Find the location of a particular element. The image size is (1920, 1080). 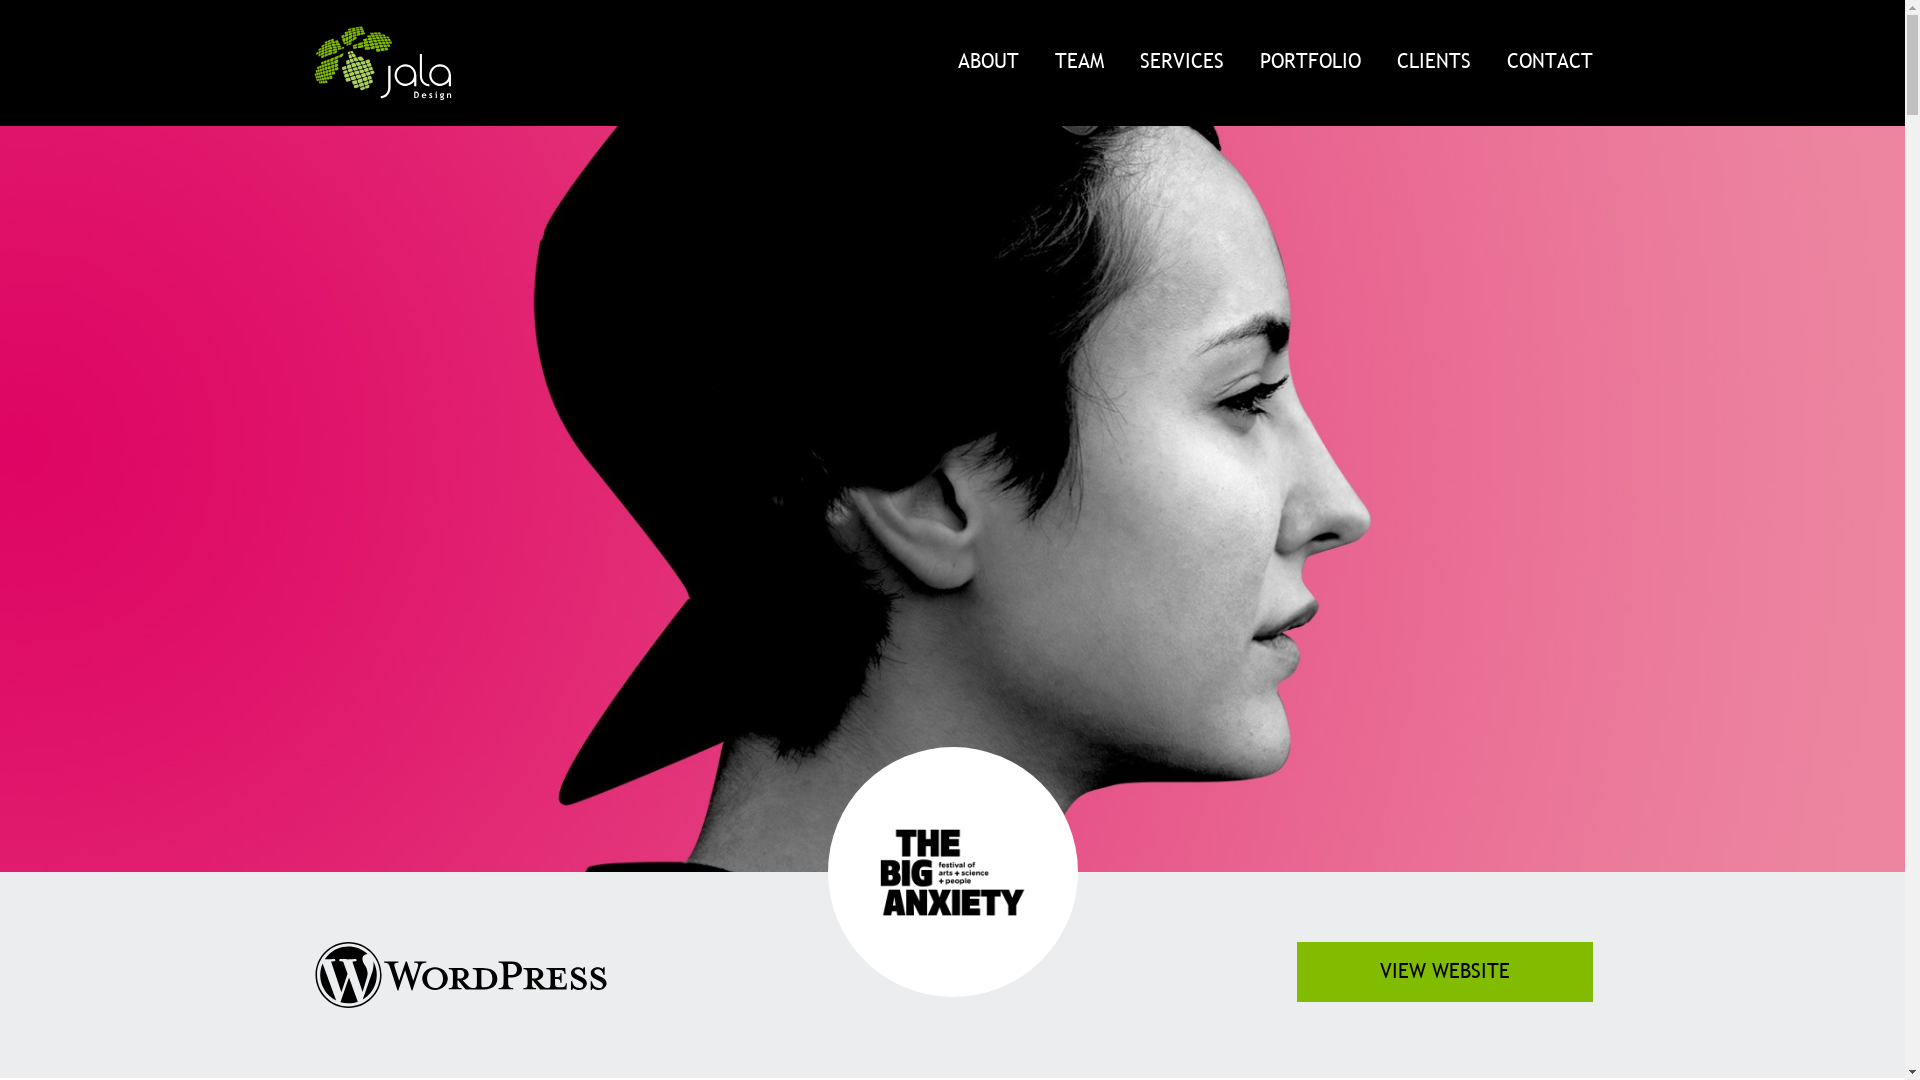

'TEAM' is located at coordinates (1036, 60).